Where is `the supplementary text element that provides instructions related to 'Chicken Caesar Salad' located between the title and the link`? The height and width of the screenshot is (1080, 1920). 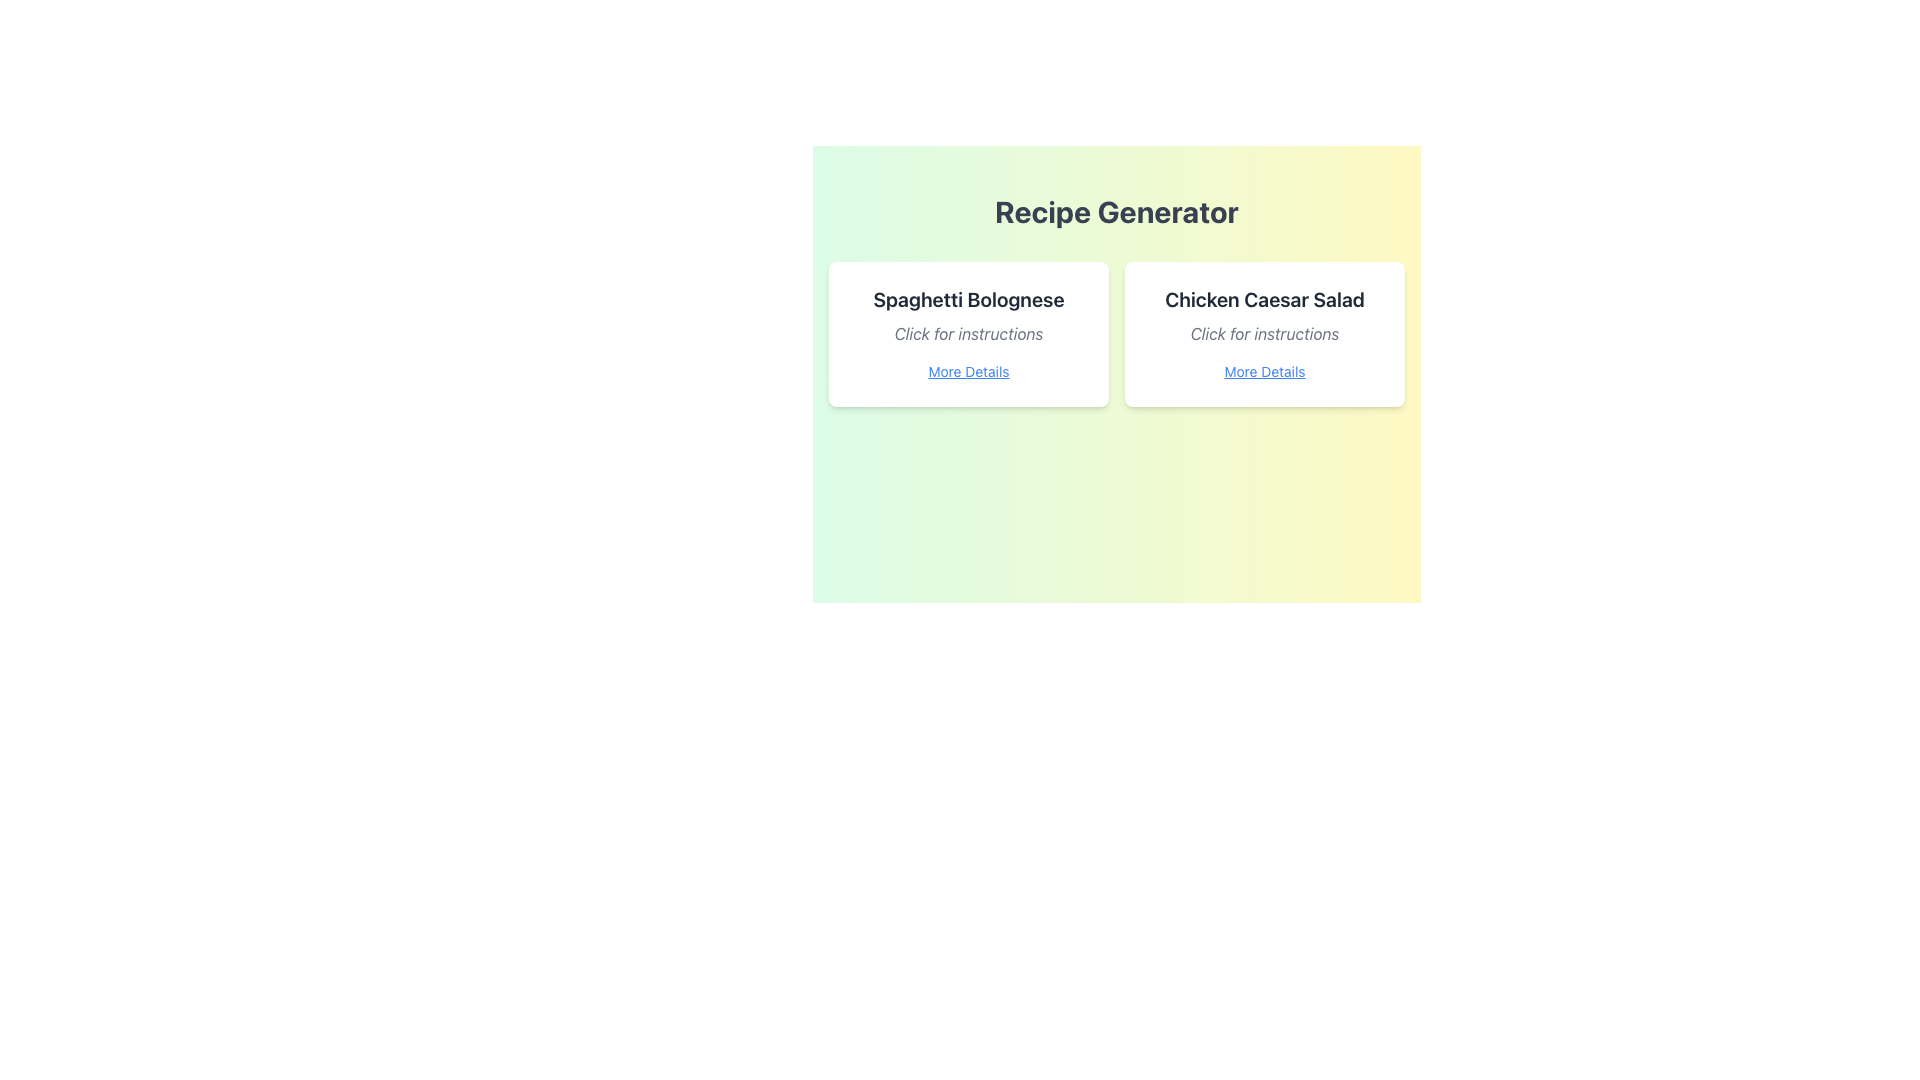 the supplementary text element that provides instructions related to 'Chicken Caesar Salad' located between the title and the link is located at coordinates (1264, 333).